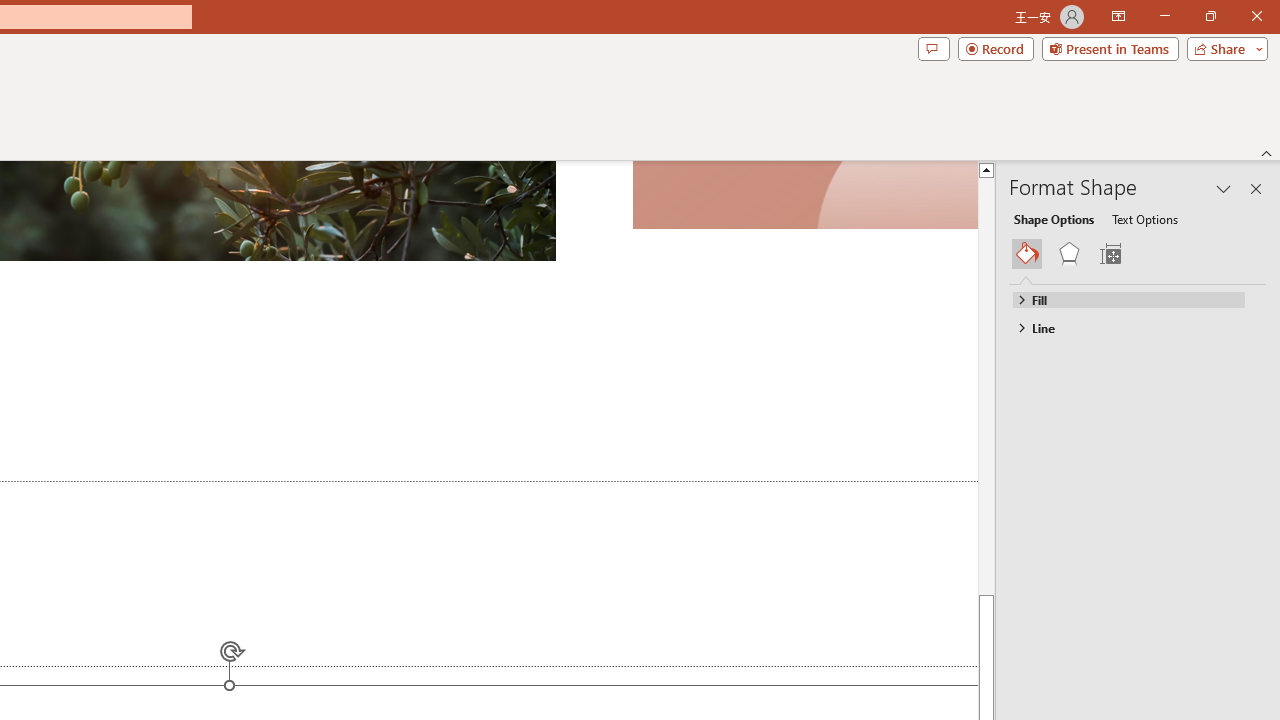  Describe the element at coordinates (1109, 253) in the screenshot. I see `'Size & Properties'` at that location.